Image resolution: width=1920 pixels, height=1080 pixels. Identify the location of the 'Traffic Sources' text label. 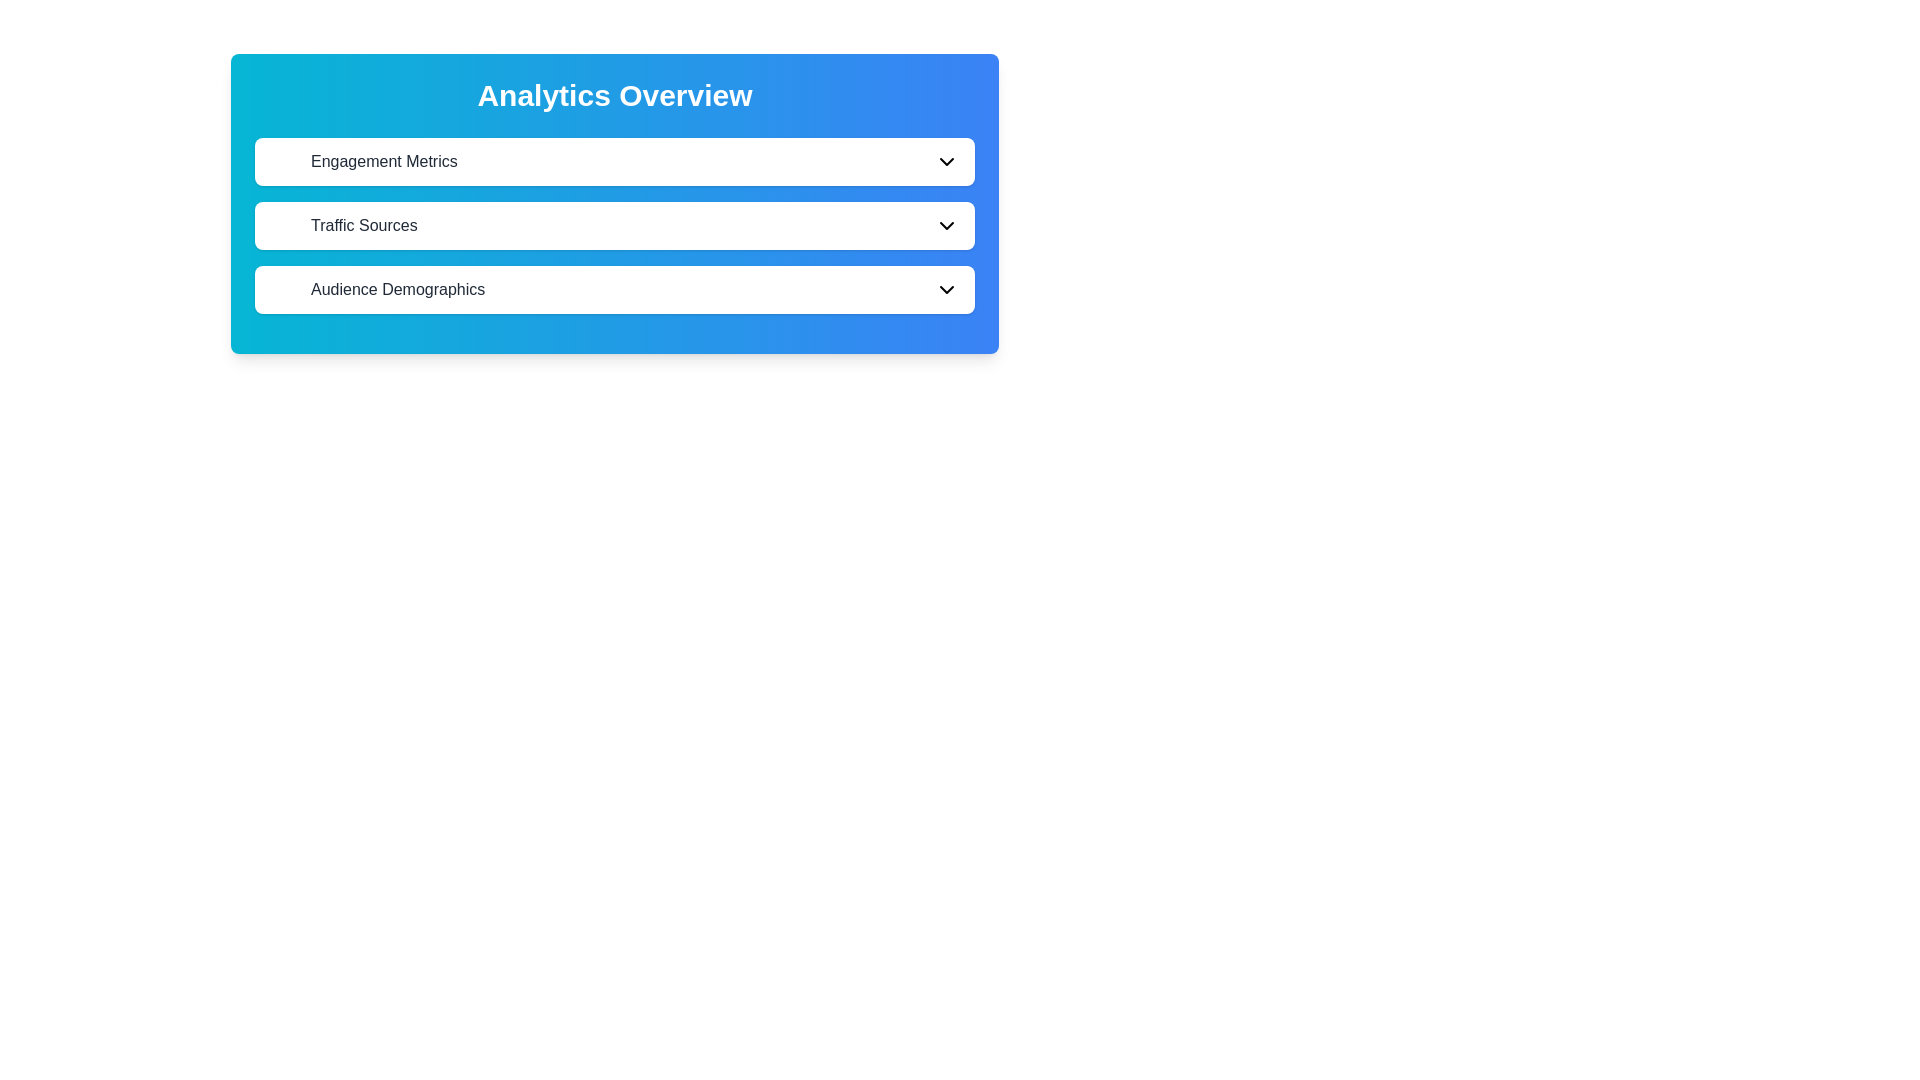
(344, 225).